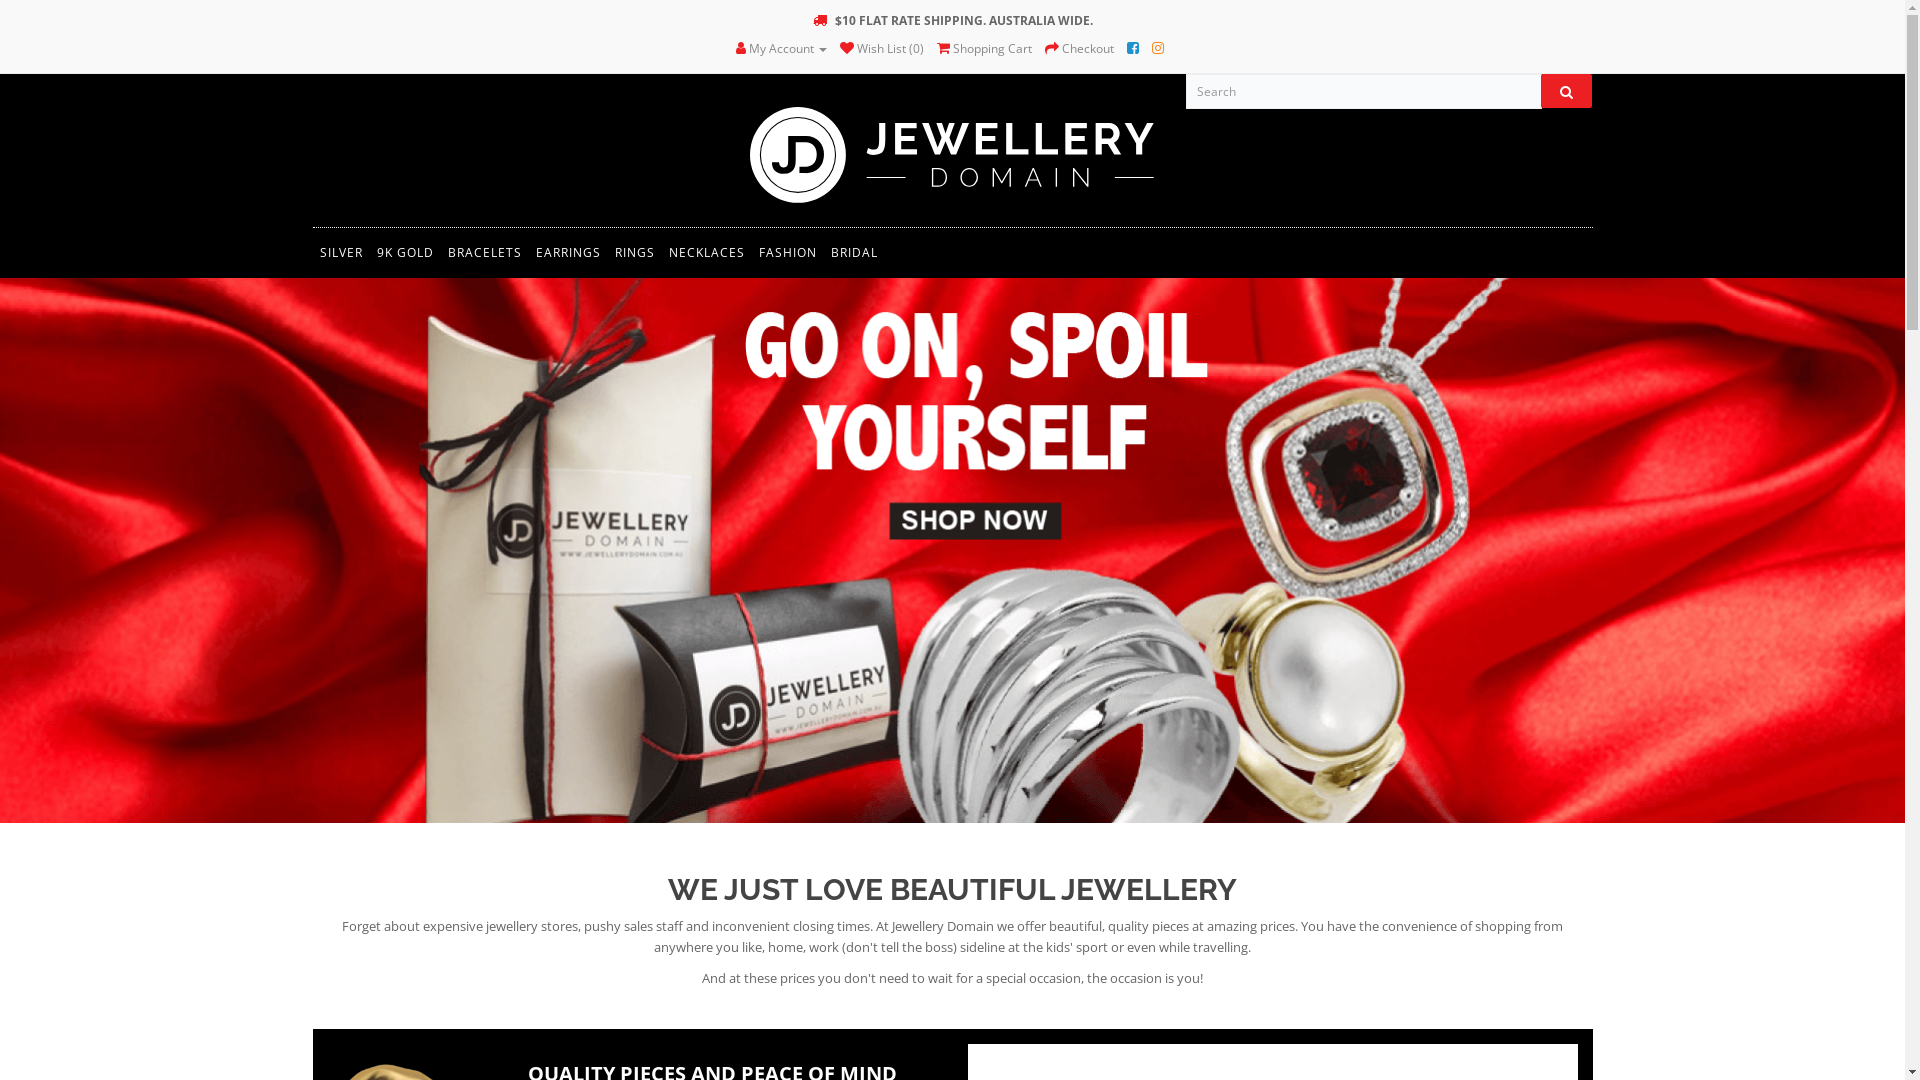 Image resolution: width=1920 pixels, height=1080 pixels. I want to click on 'BRIDAL', so click(854, 252).